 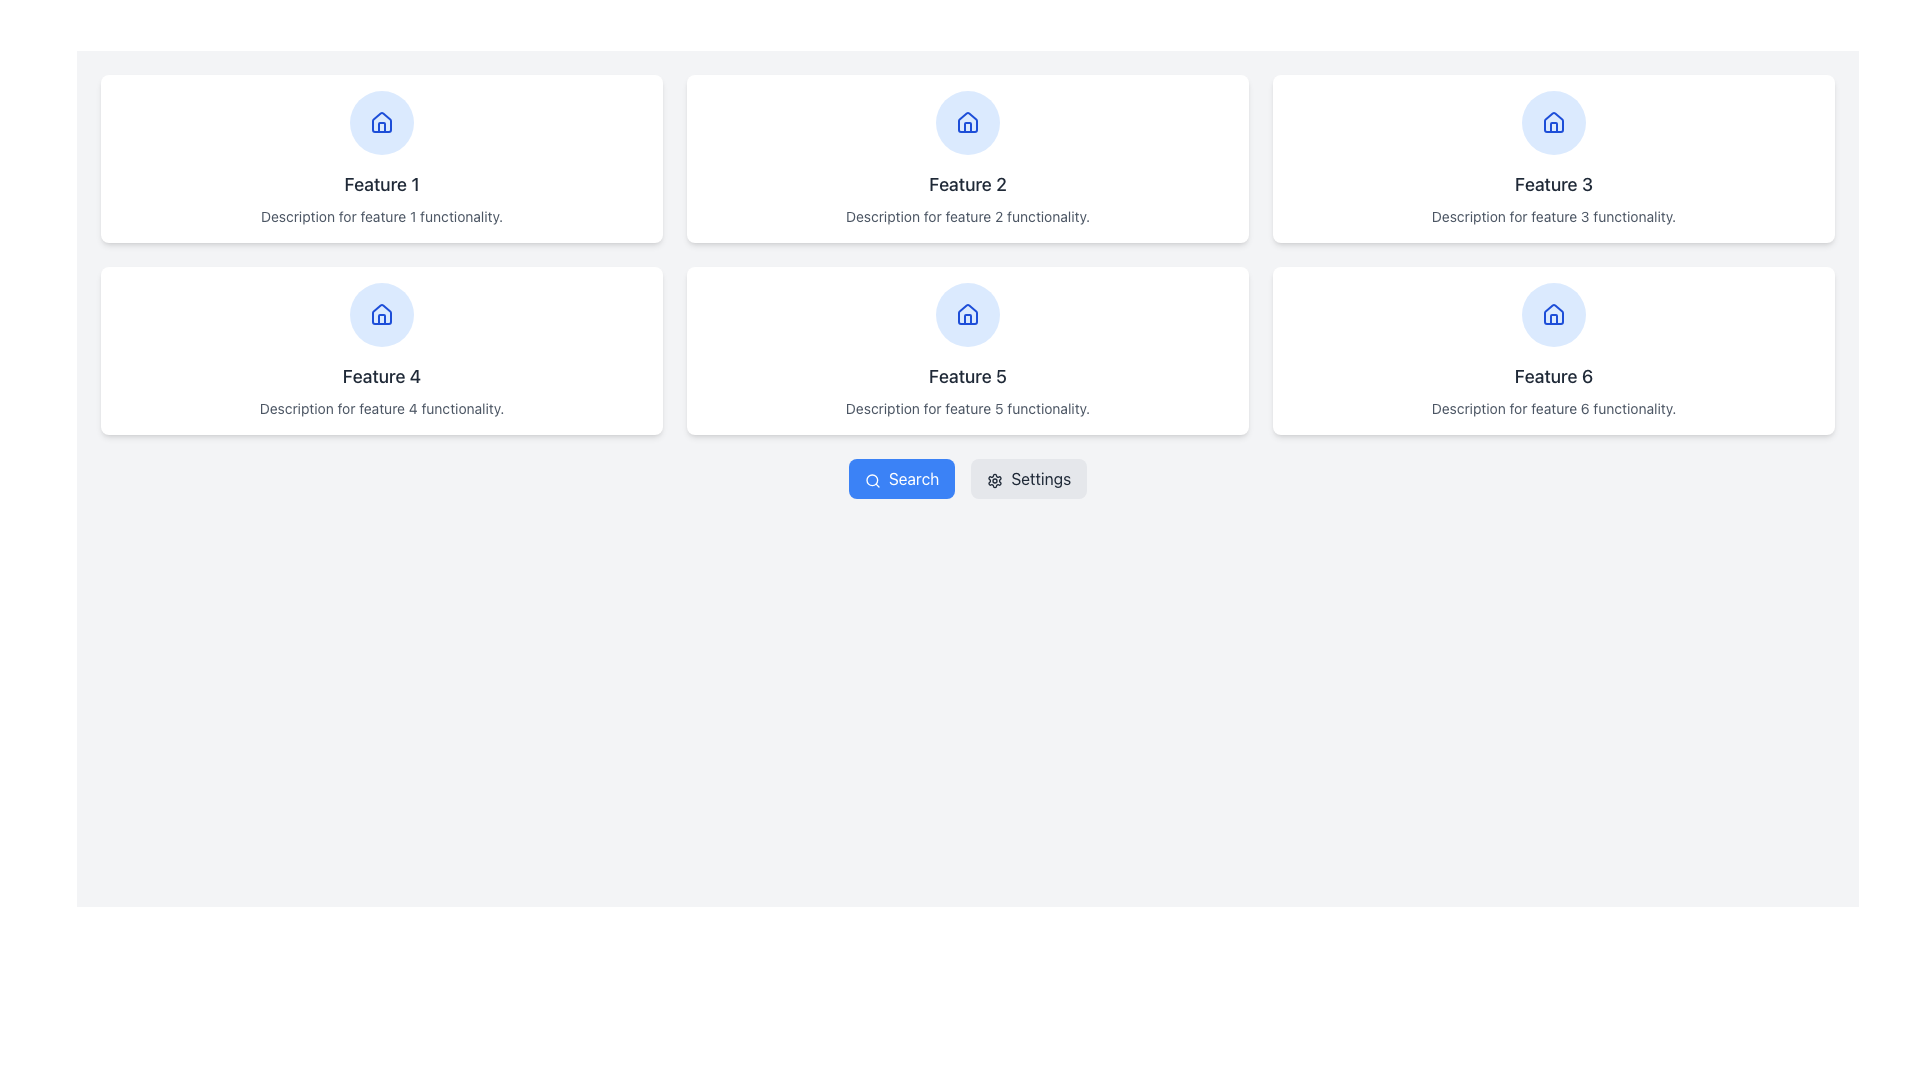 What do you see at coordinates (1553, 123) in the screenshot?
I see `the 'home' vector icon located within the circular area at the top of the 'Feature 3' card in the upper-right card of the grid layout` at bounding box center [1553, 123].